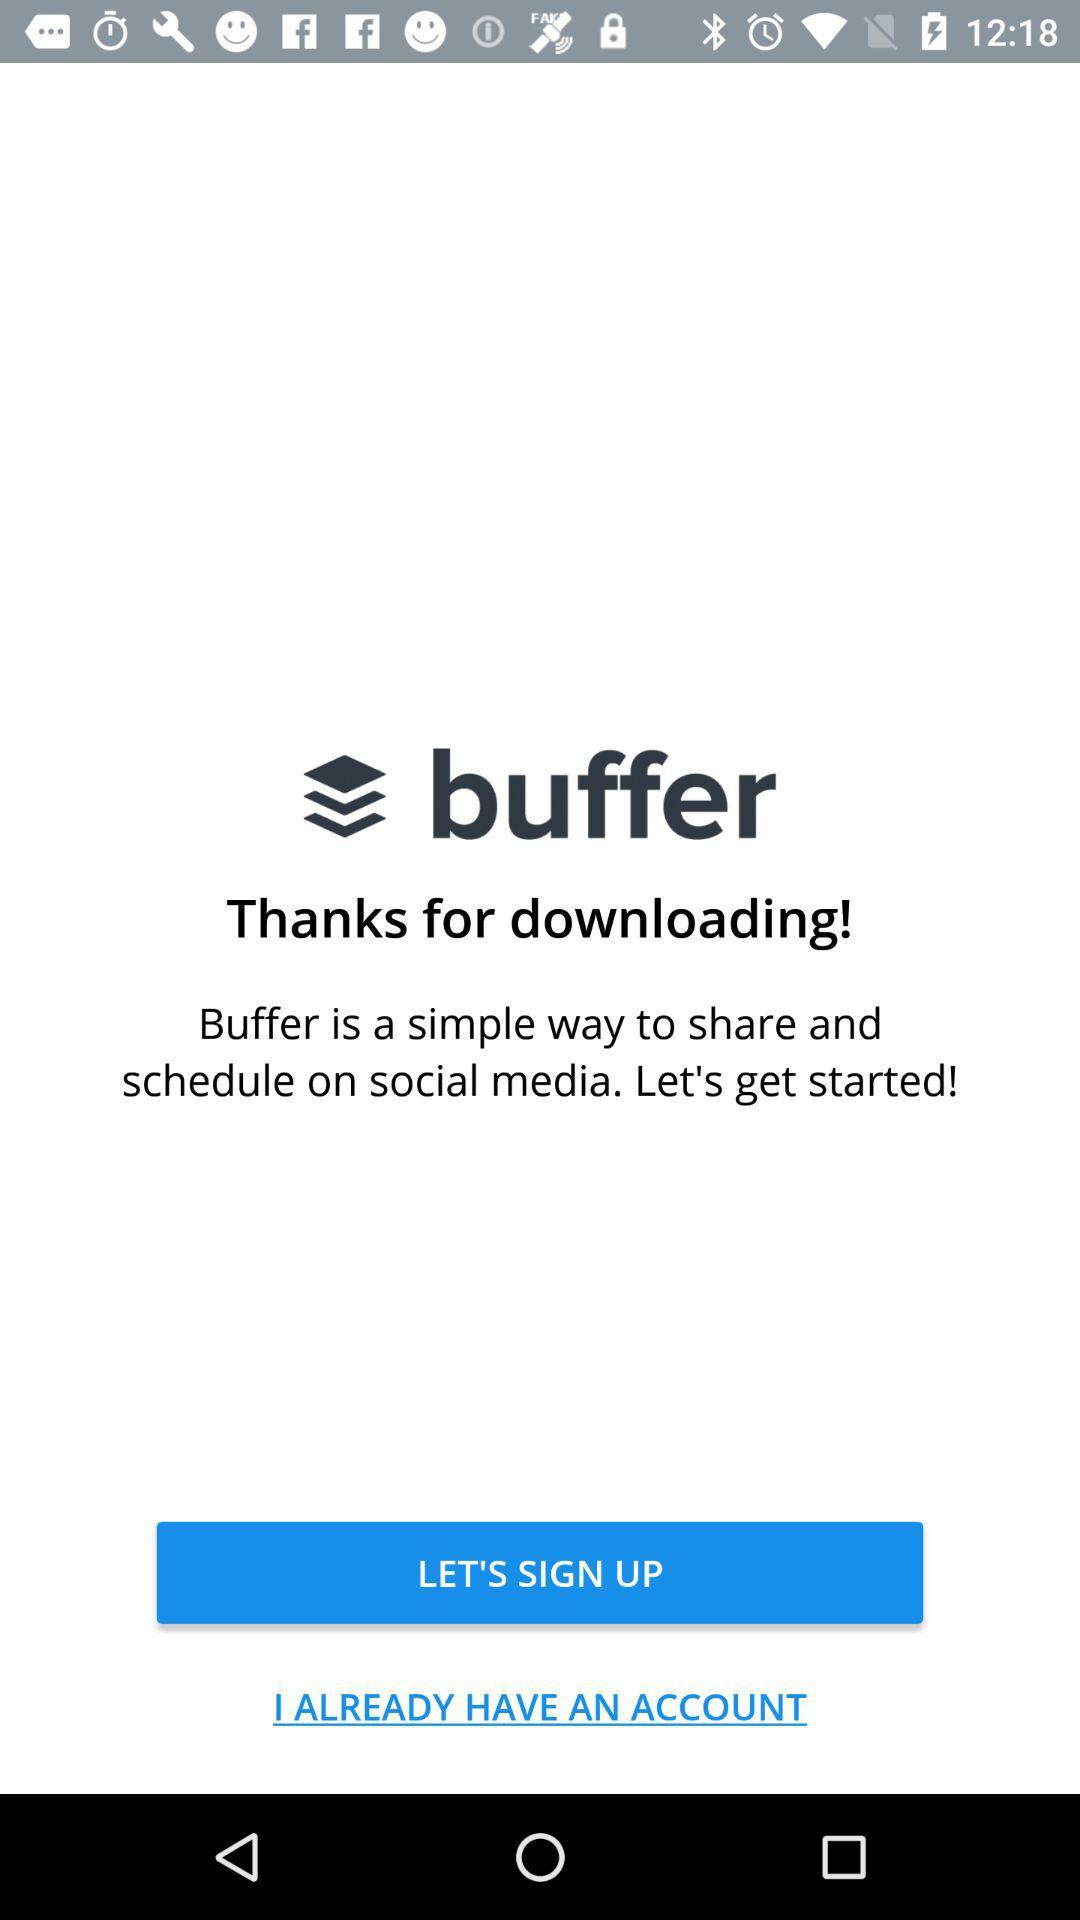  I want to click on item below let s sign item, so click(540, 1705).